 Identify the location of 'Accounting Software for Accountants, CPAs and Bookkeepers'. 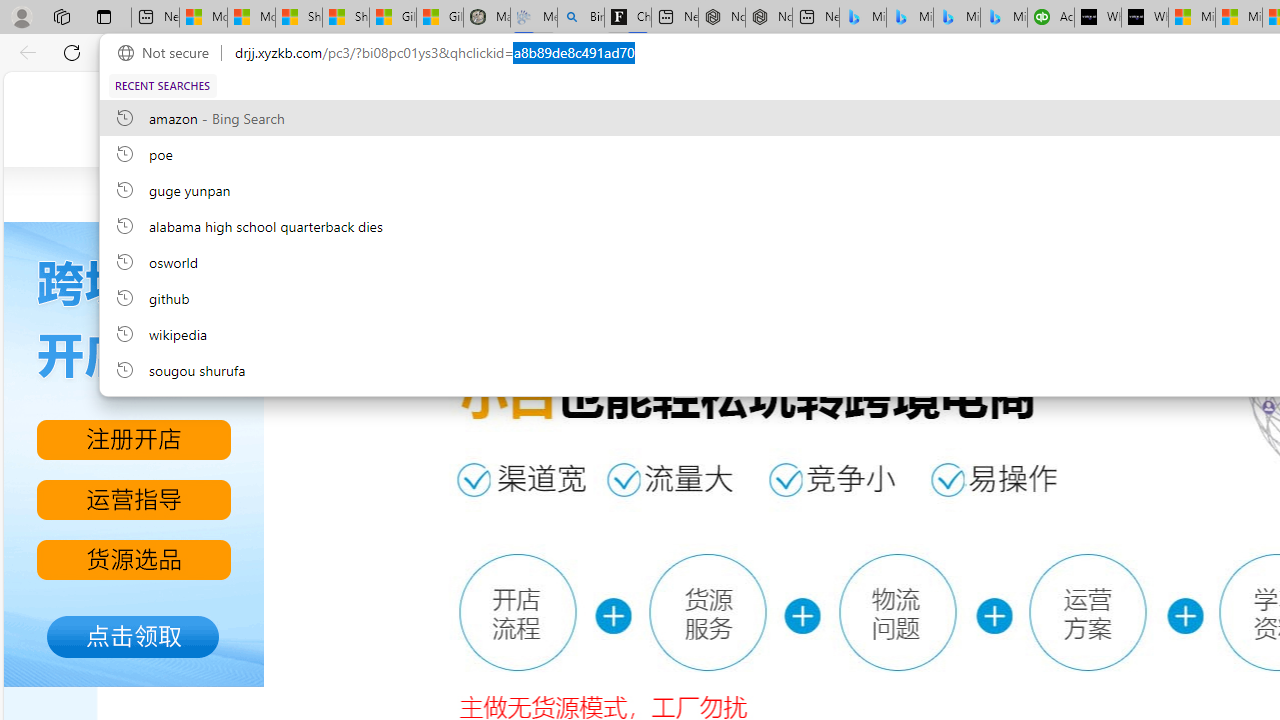
(1049, 17).